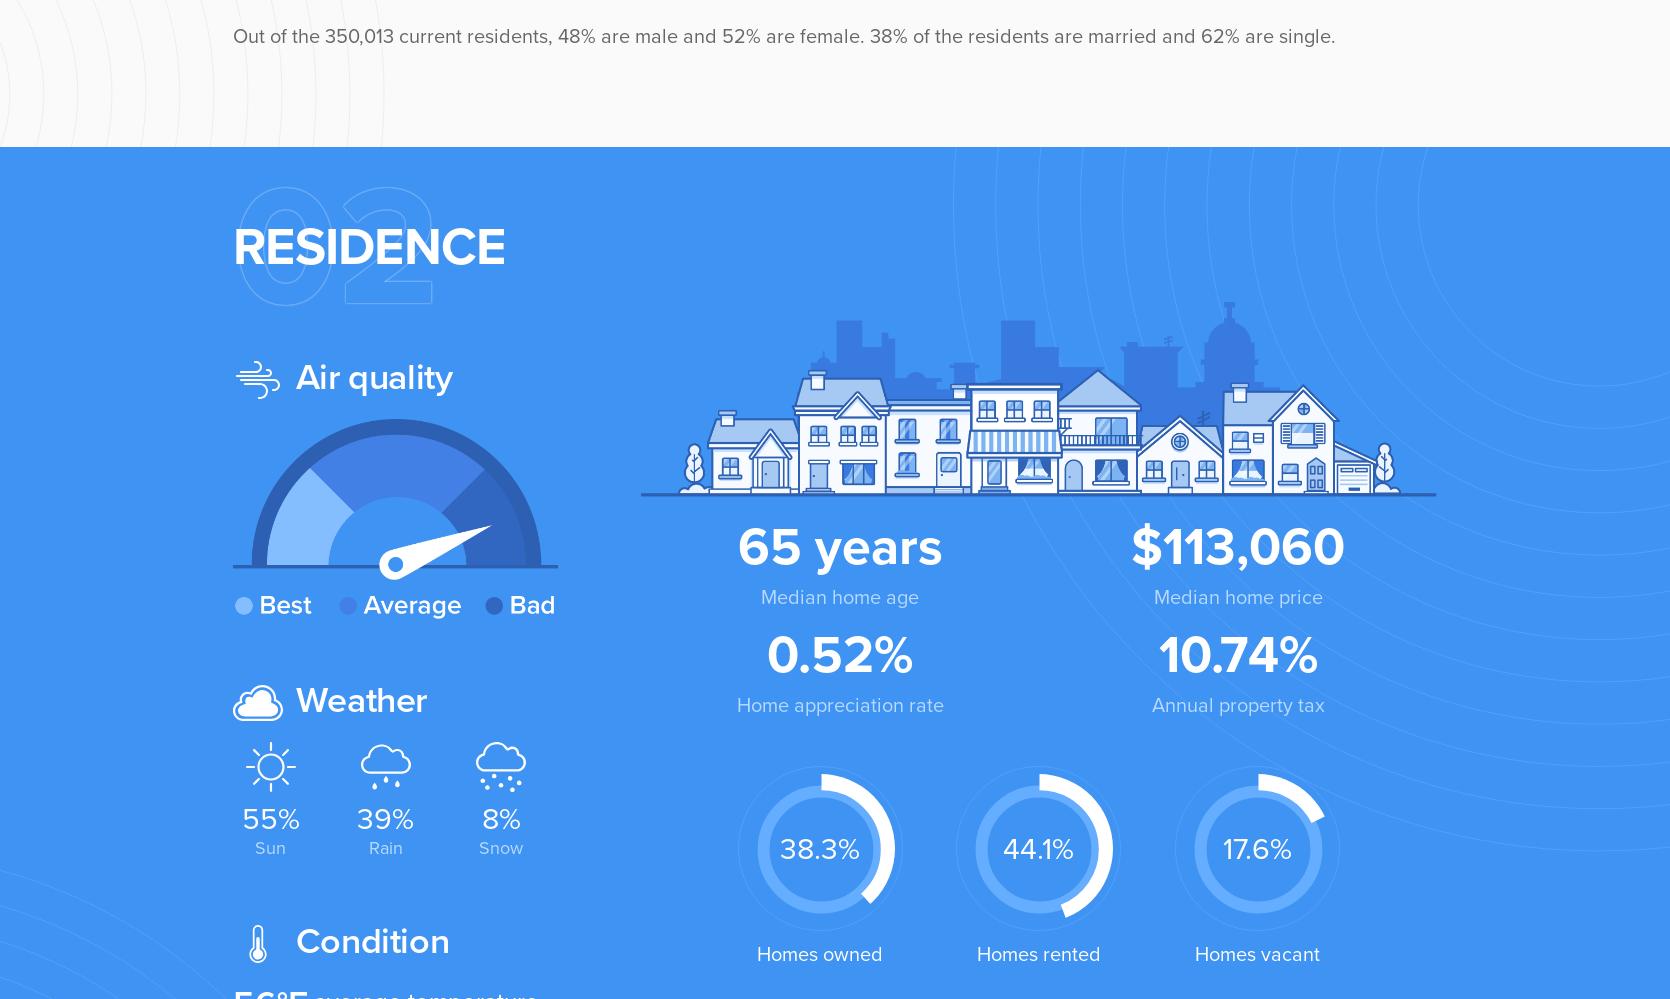 This screenshot has height=999, width=1670. I want to click on 'Homes rented', so click(974, 953).